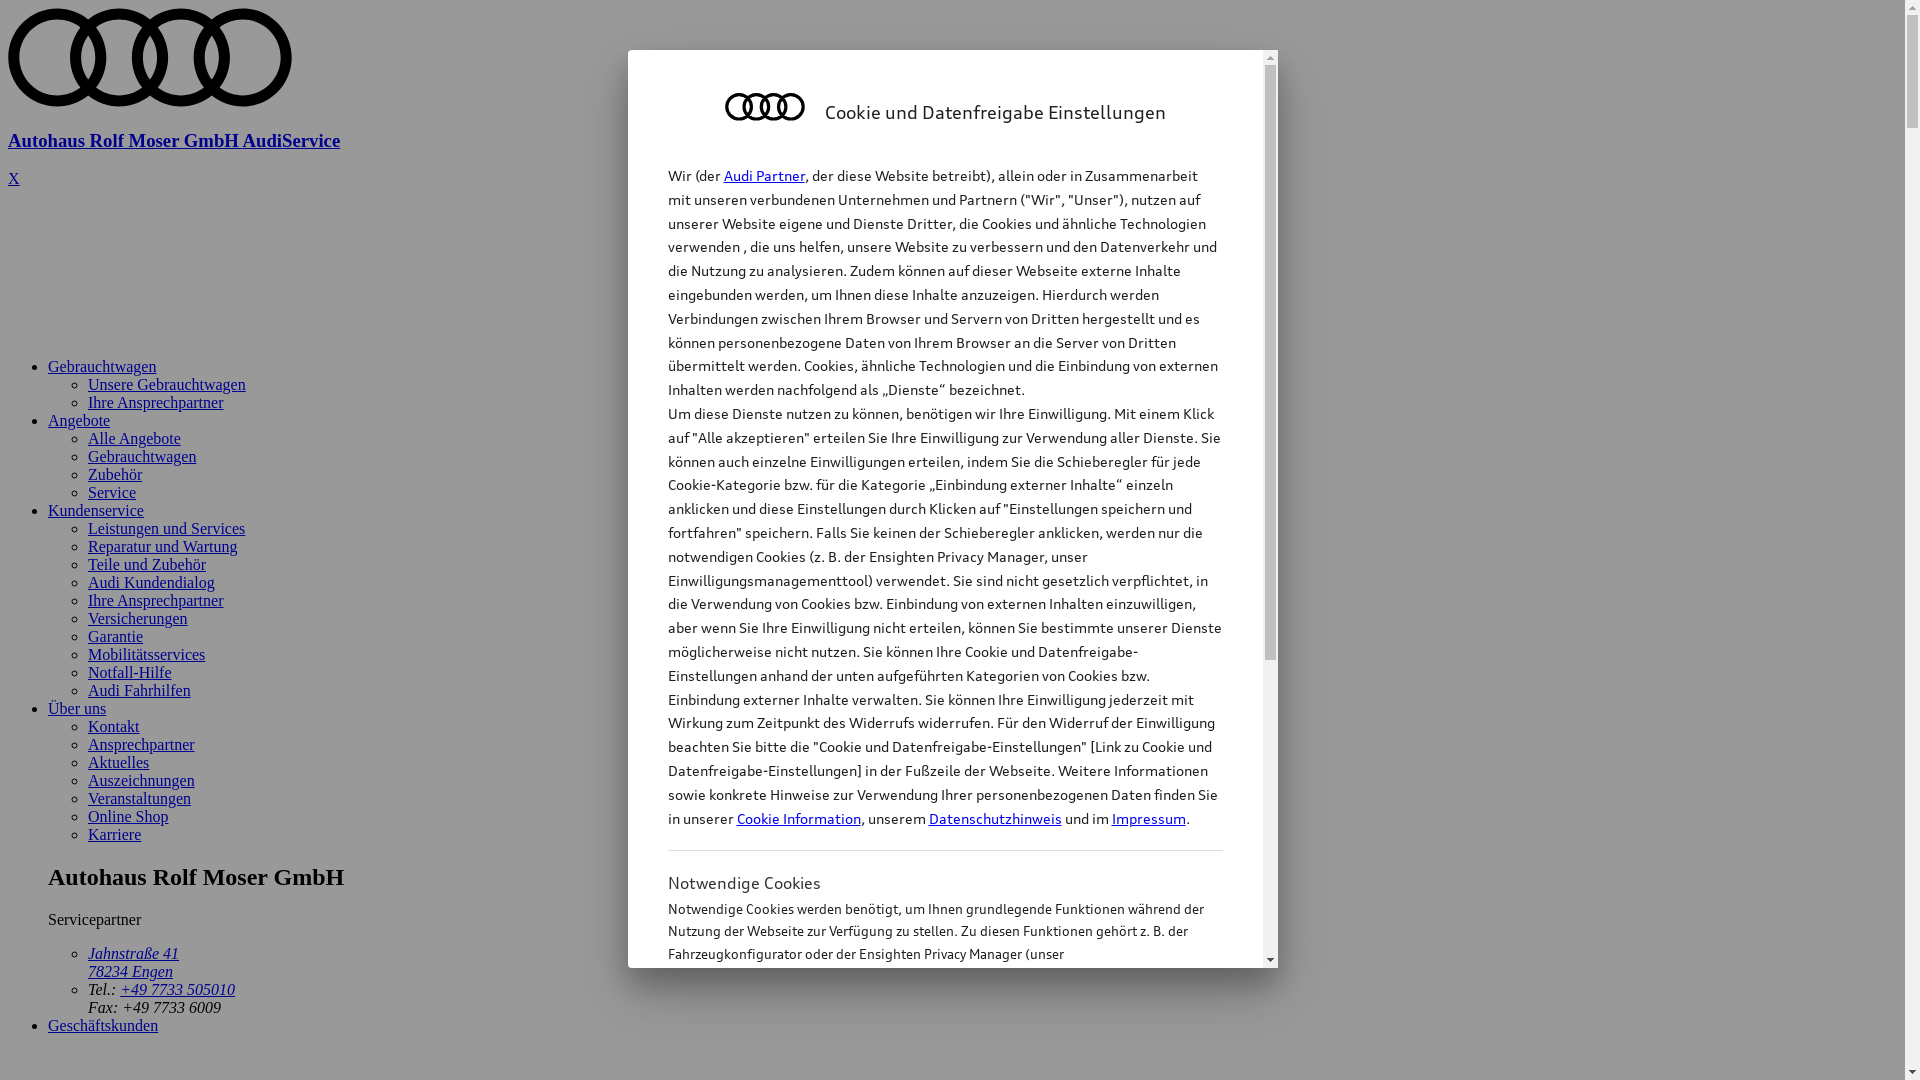 Image resolution: width=1920 pixels, height=1080 pixels. I want to click on 'Garantie', so click(114, 636).